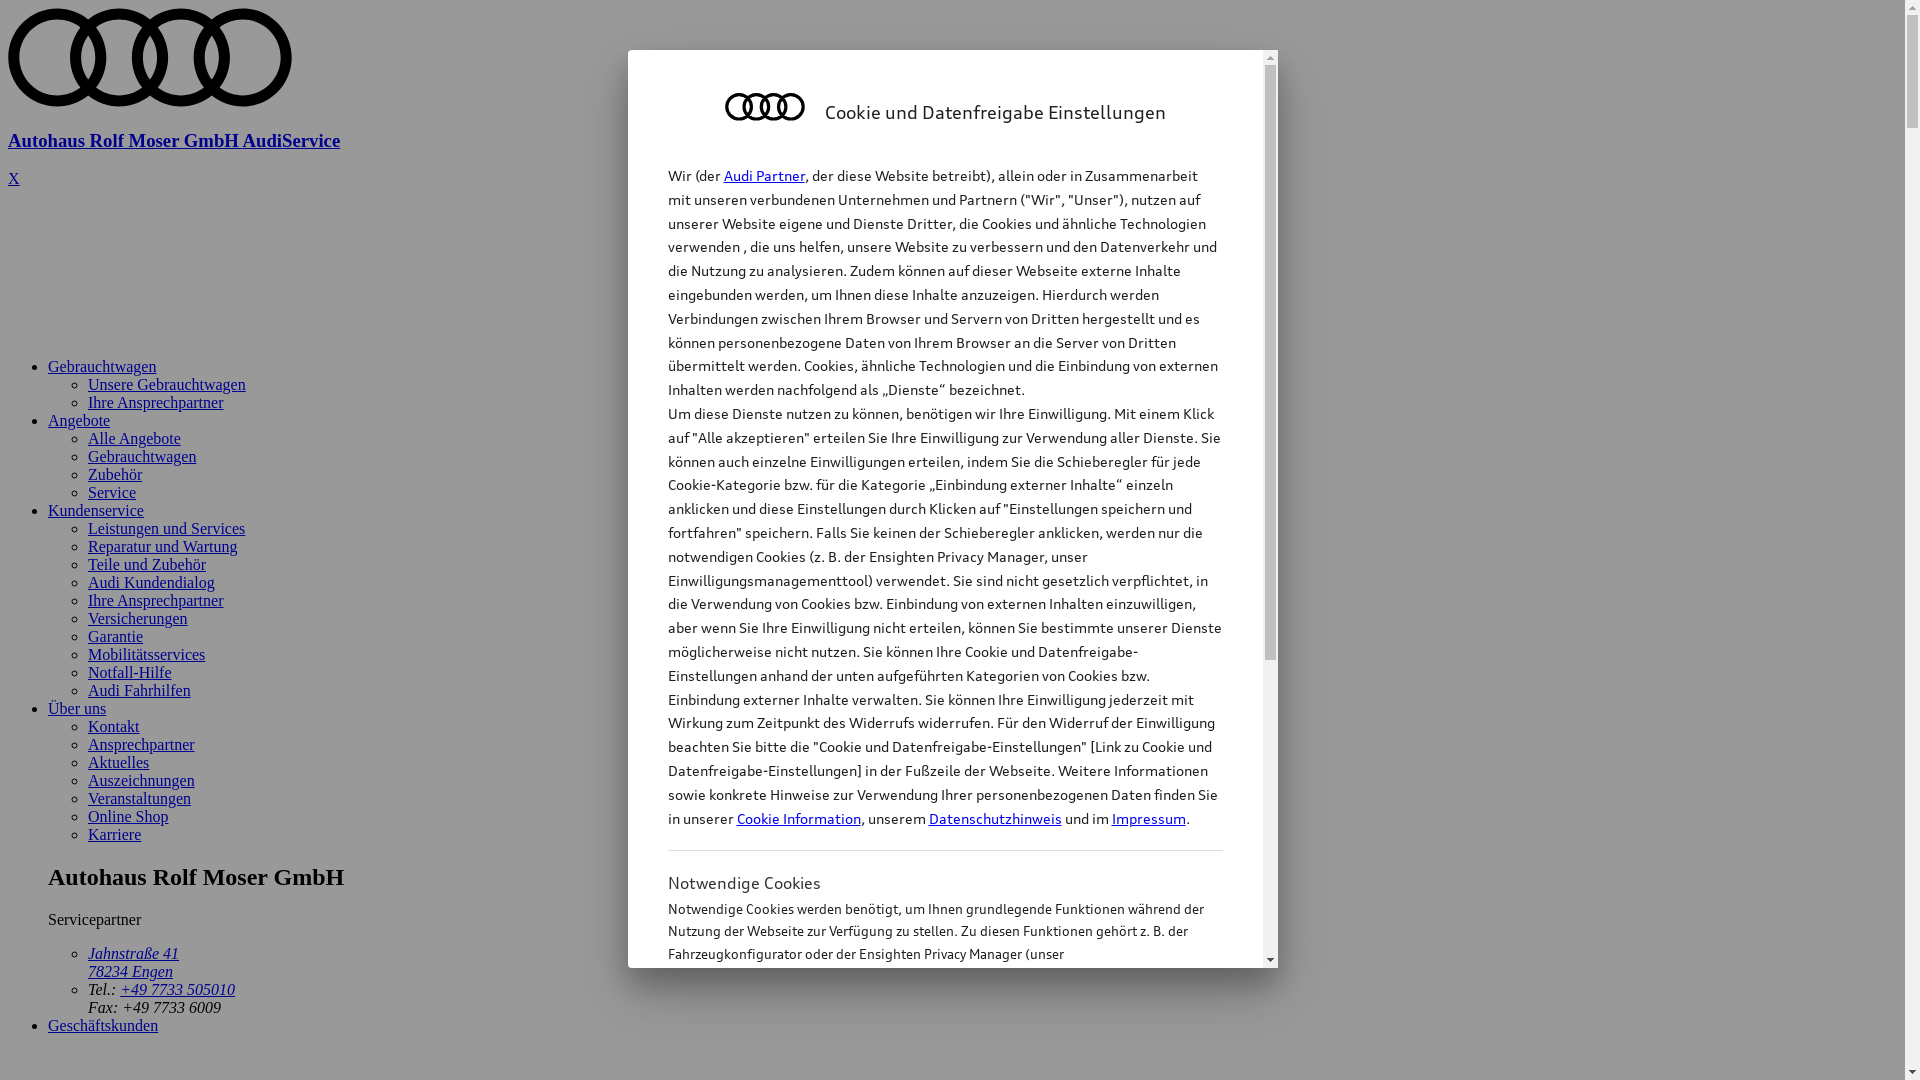 Image resolution: width=1920 pixels, height=1080 pixels. I want to click on 'Garantie', so click(114, 636).